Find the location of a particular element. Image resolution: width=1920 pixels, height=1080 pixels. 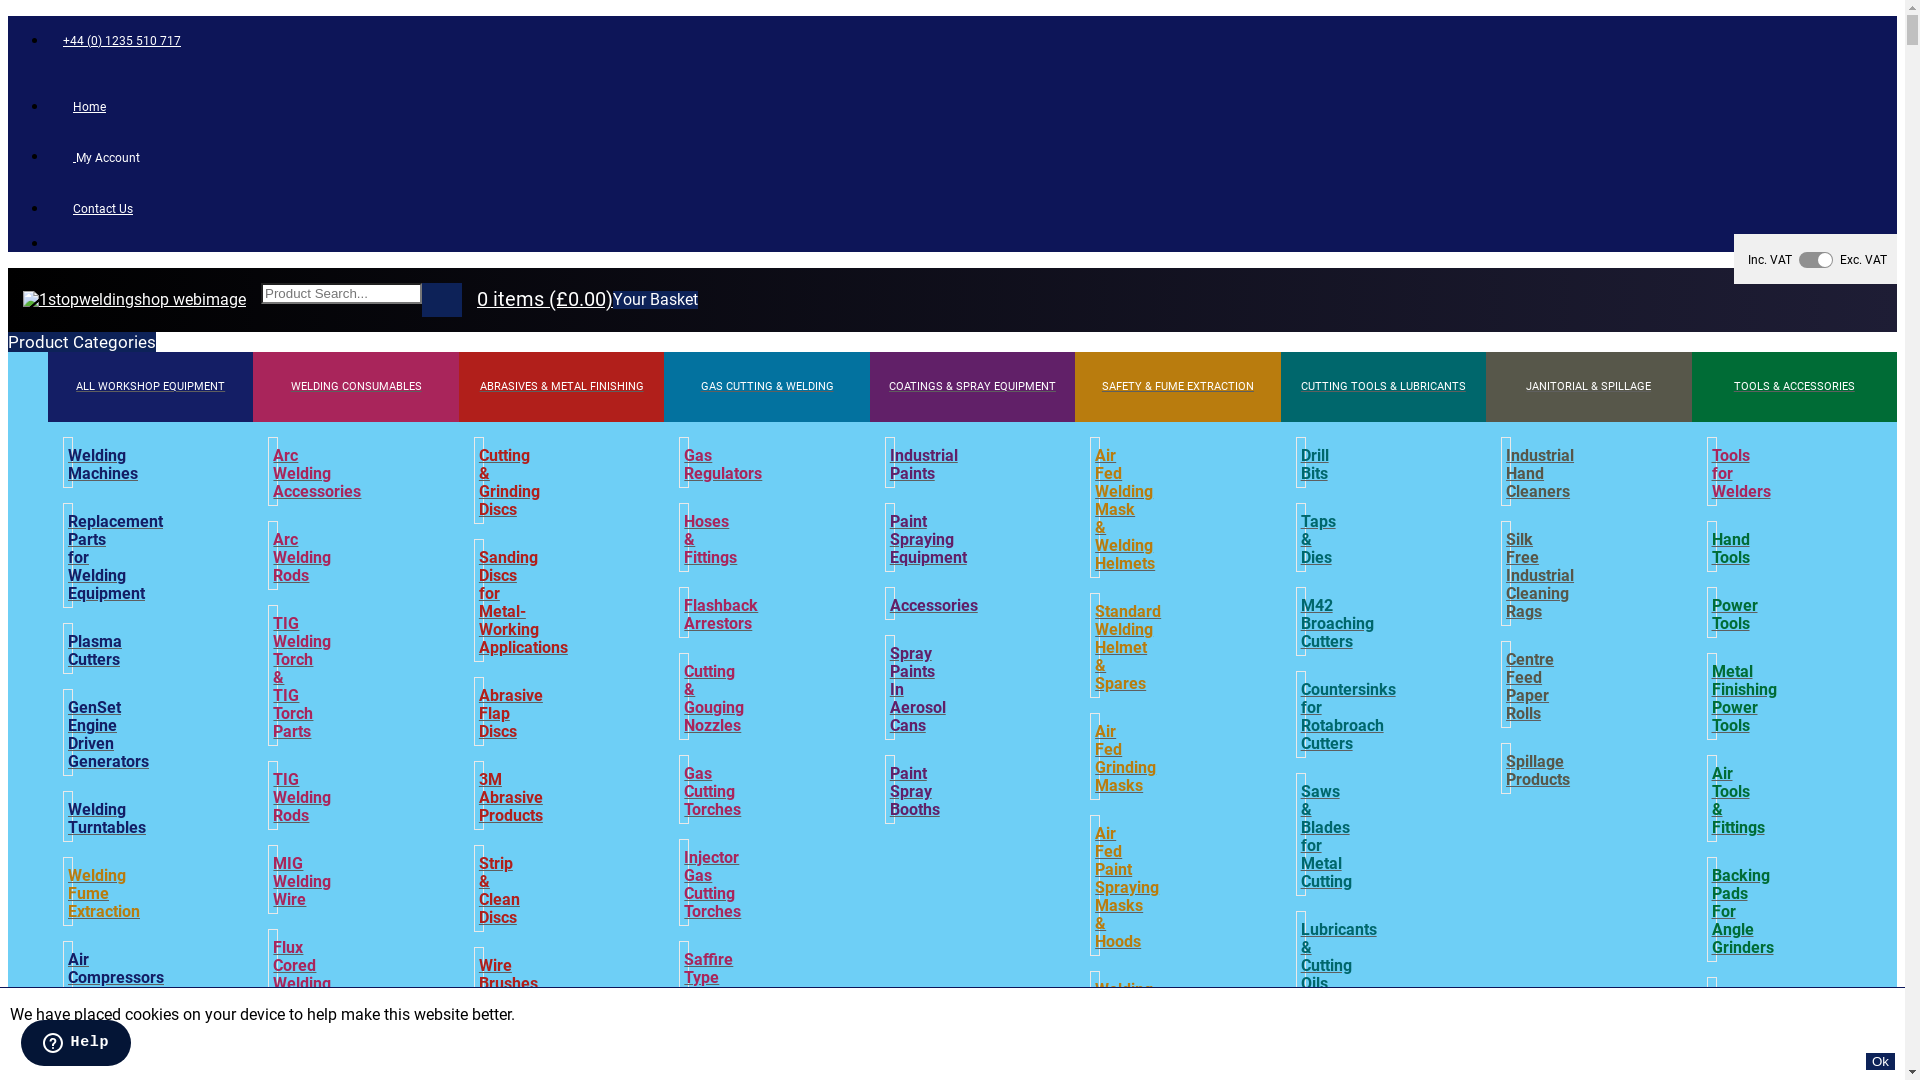

'Gas Cutting Torches' is located at coordinates (712, 790).